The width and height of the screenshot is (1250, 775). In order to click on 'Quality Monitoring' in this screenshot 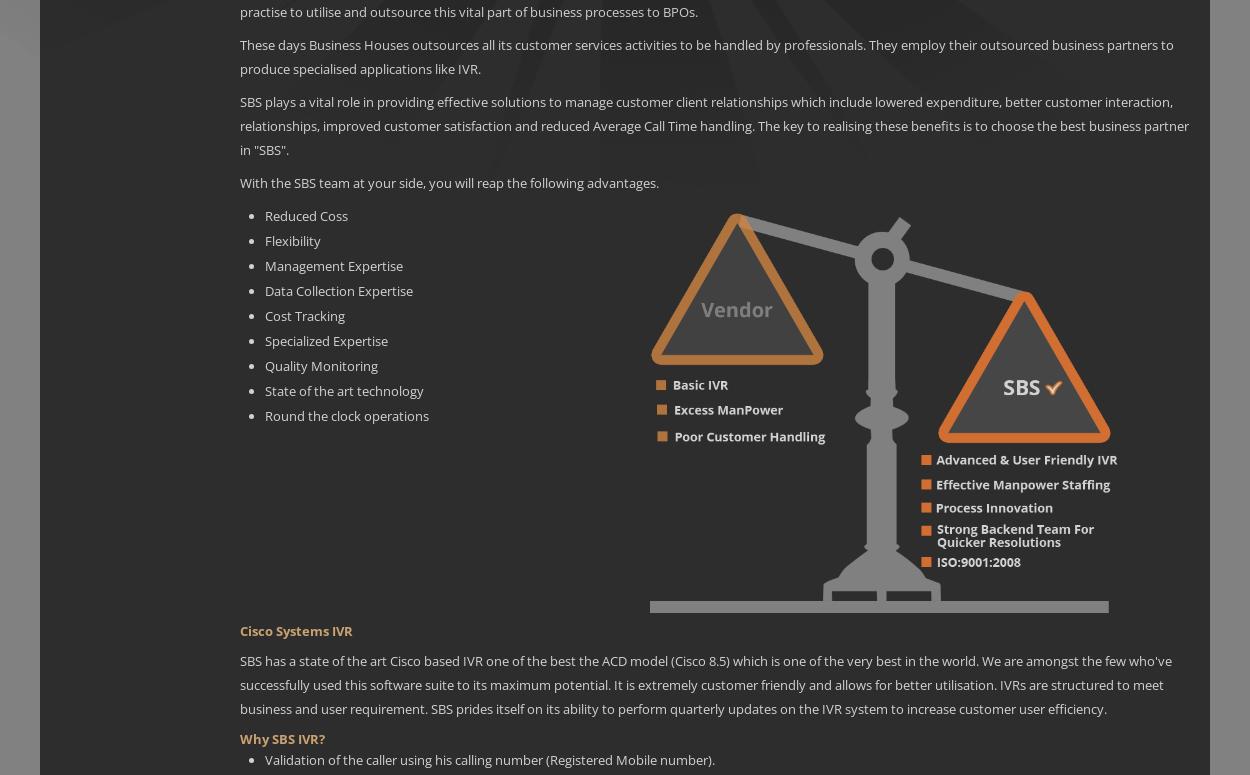, I will do `click(320, 366)`.